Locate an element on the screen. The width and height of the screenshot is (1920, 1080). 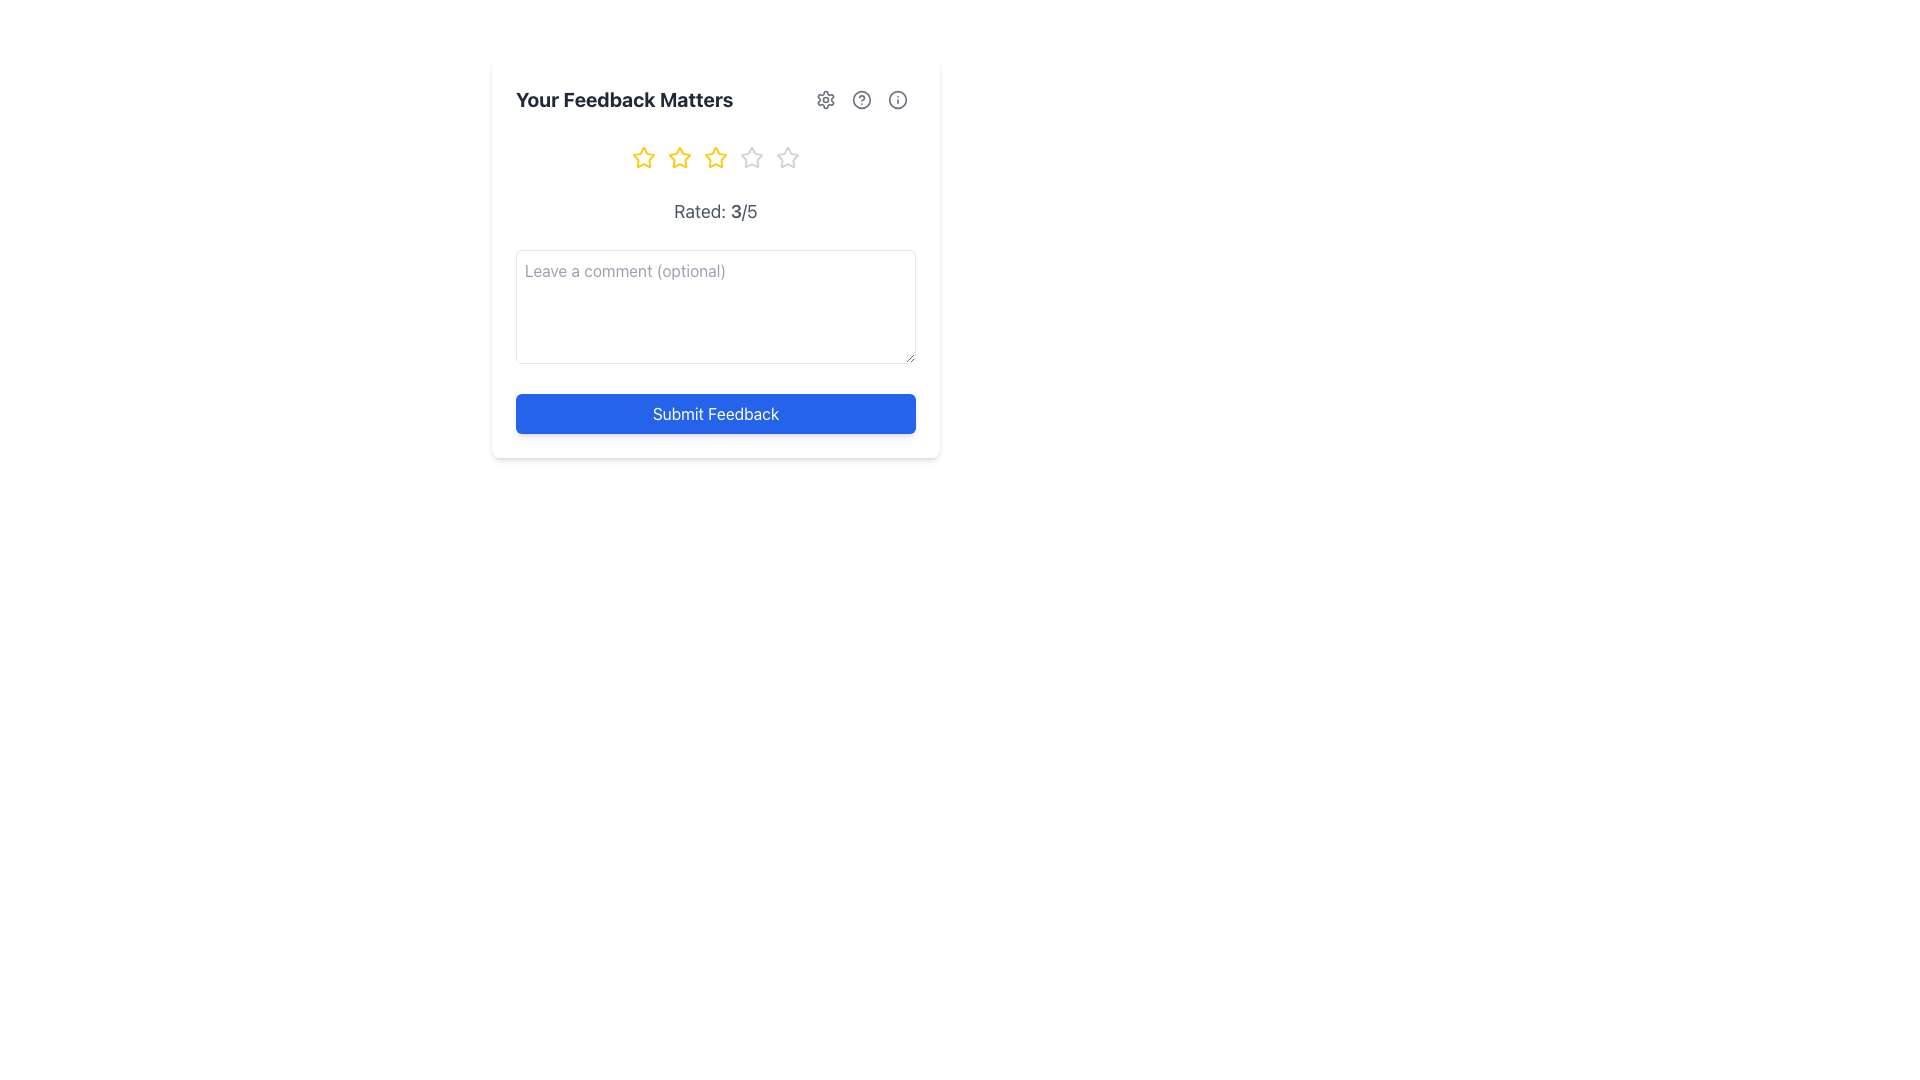
the third star in the rating interface, which is styled with a yellow fill and white outline is located at coordinates (715, 157).